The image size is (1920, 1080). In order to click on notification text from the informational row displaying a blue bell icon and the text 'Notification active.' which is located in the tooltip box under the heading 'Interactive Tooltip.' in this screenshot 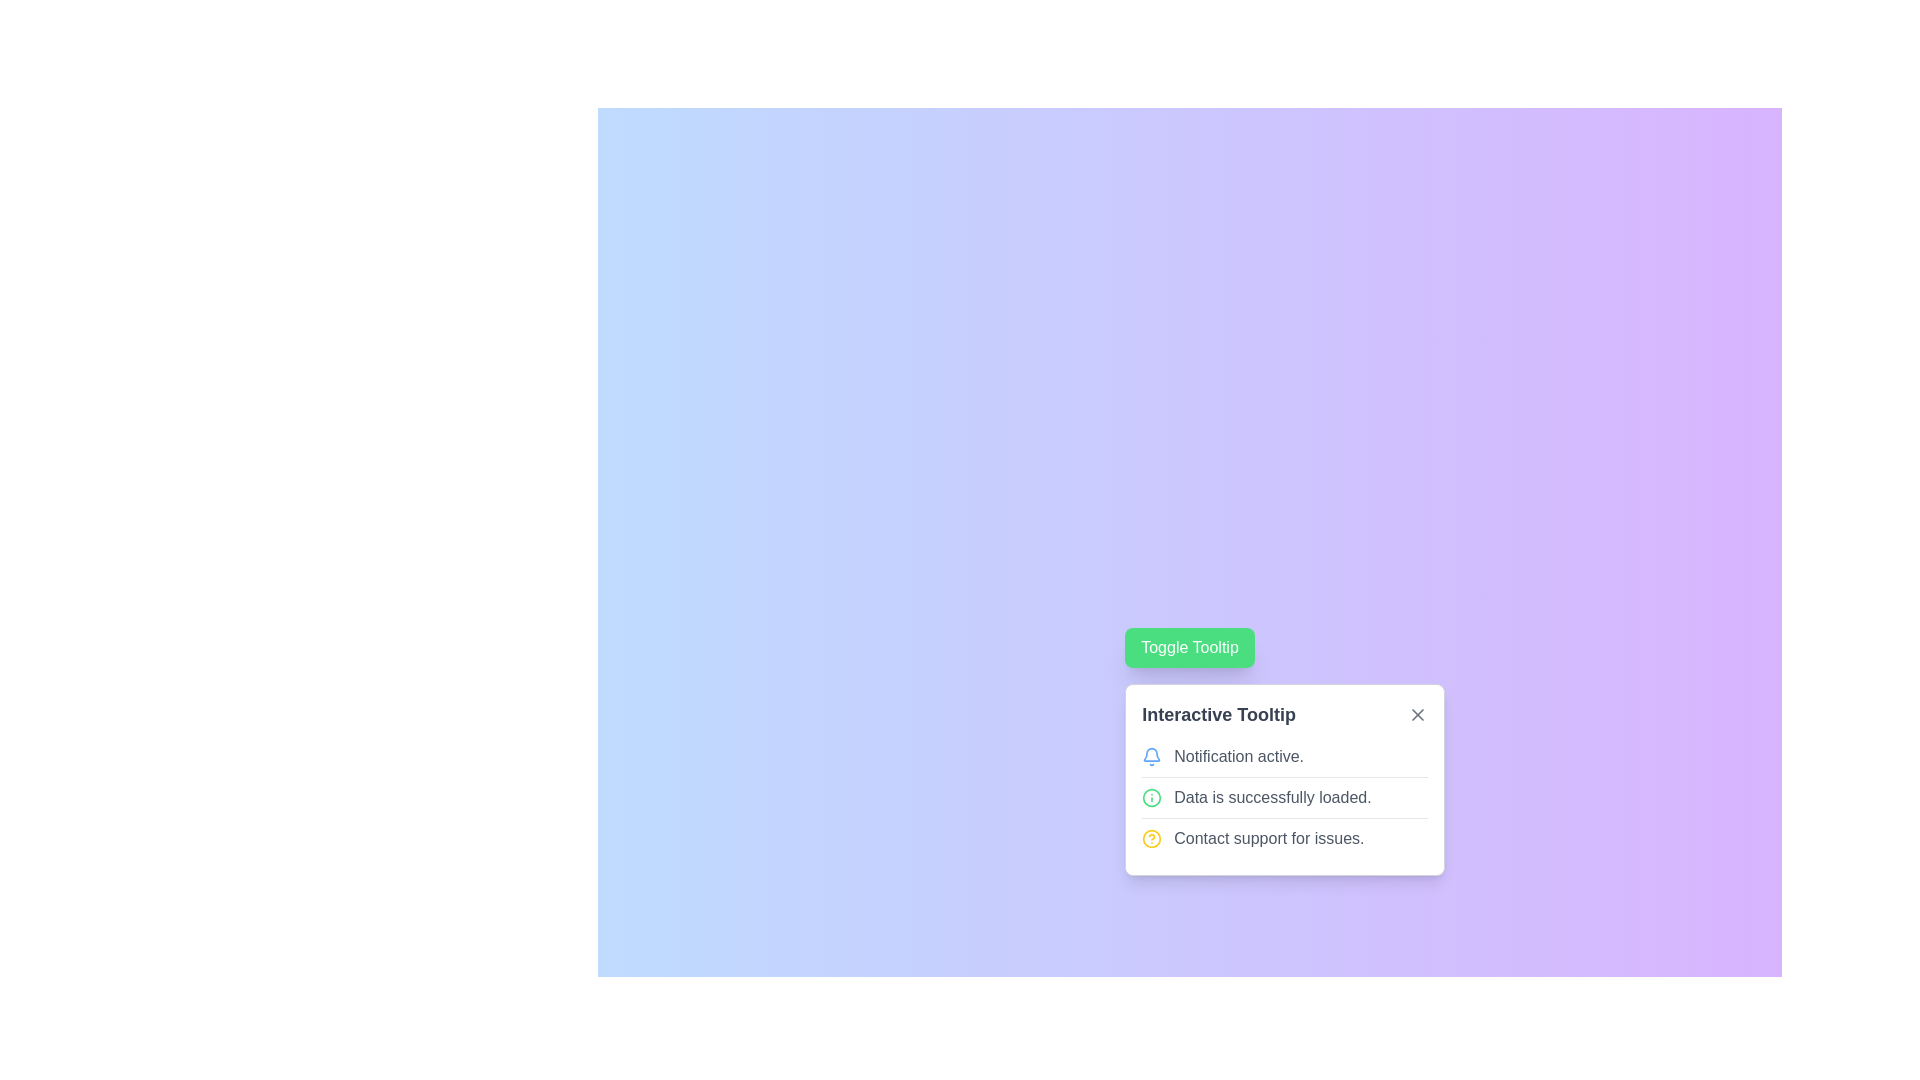, I will do `click(1285, 756)`.